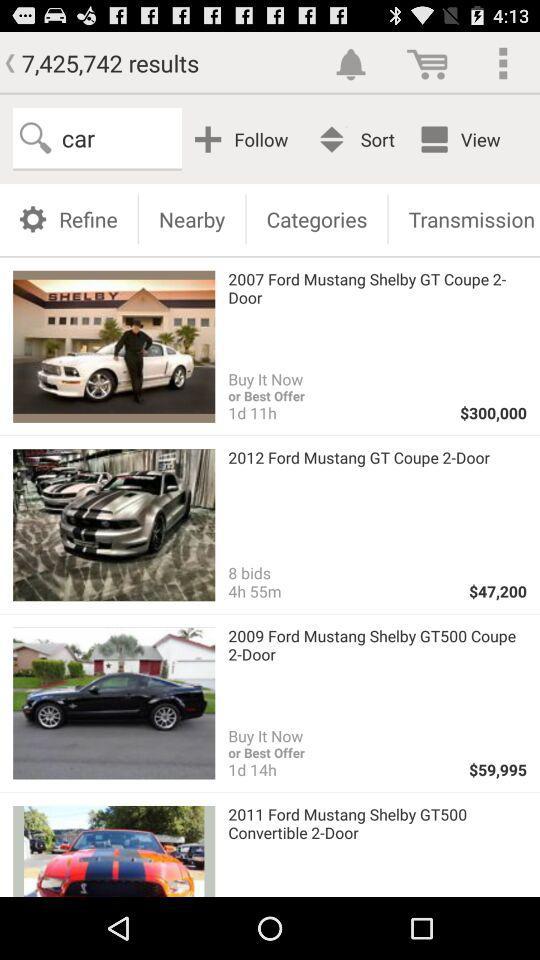 Image resolution: width=540 pixels, height=960 pixels. I want to click on transmission, so click(464, 218).